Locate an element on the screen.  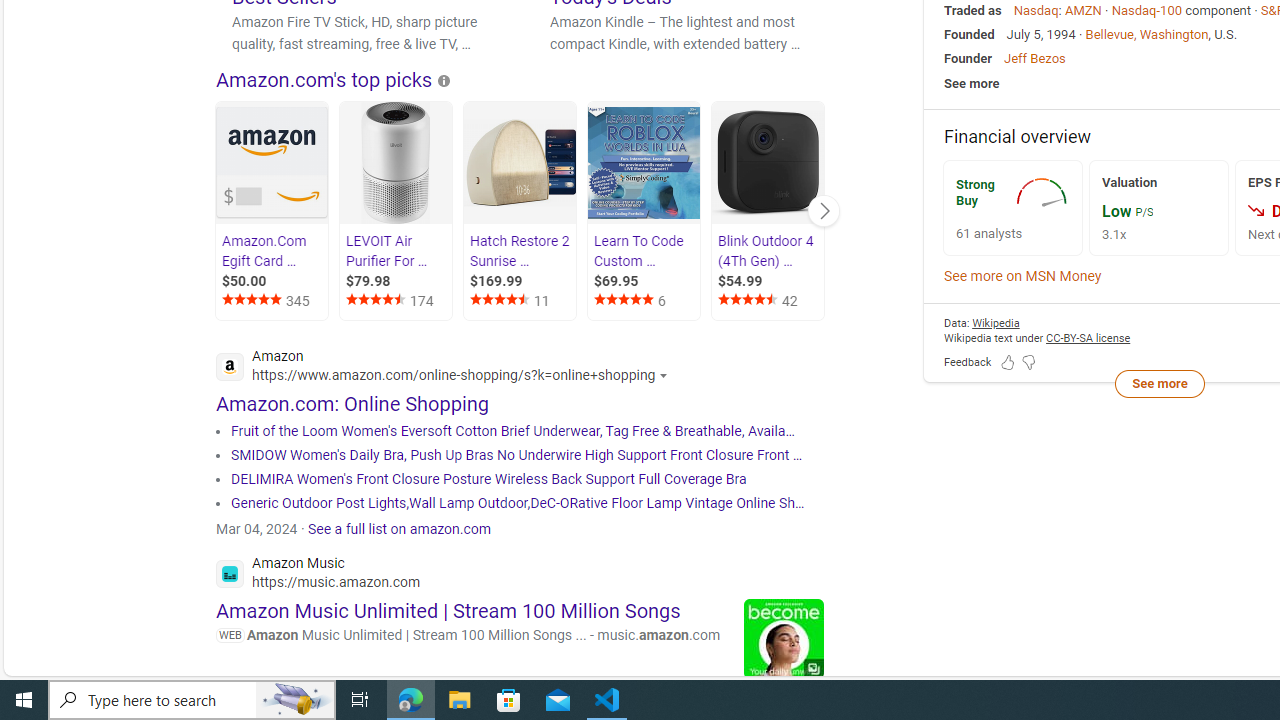
'Founder' is located at coordinates (968, 57).